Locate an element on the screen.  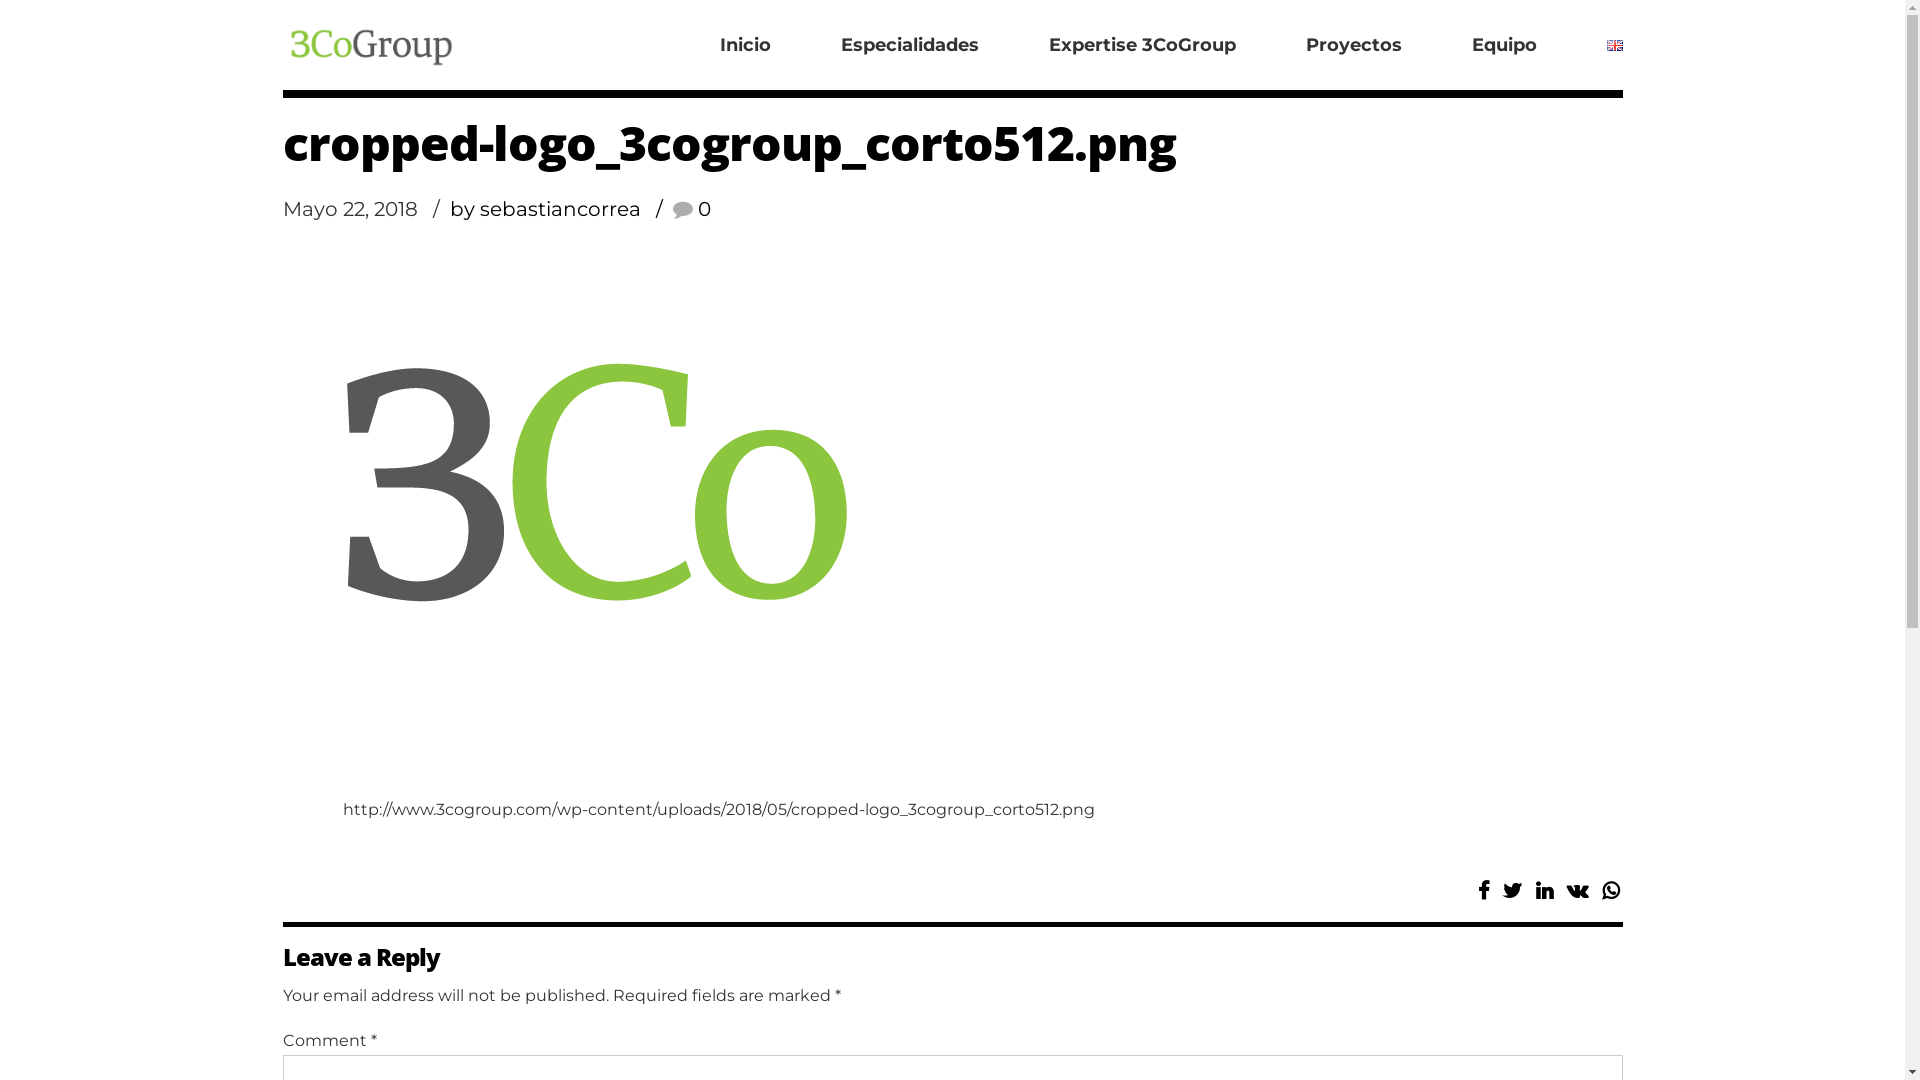
'0' is located at coordinates (691, 208).